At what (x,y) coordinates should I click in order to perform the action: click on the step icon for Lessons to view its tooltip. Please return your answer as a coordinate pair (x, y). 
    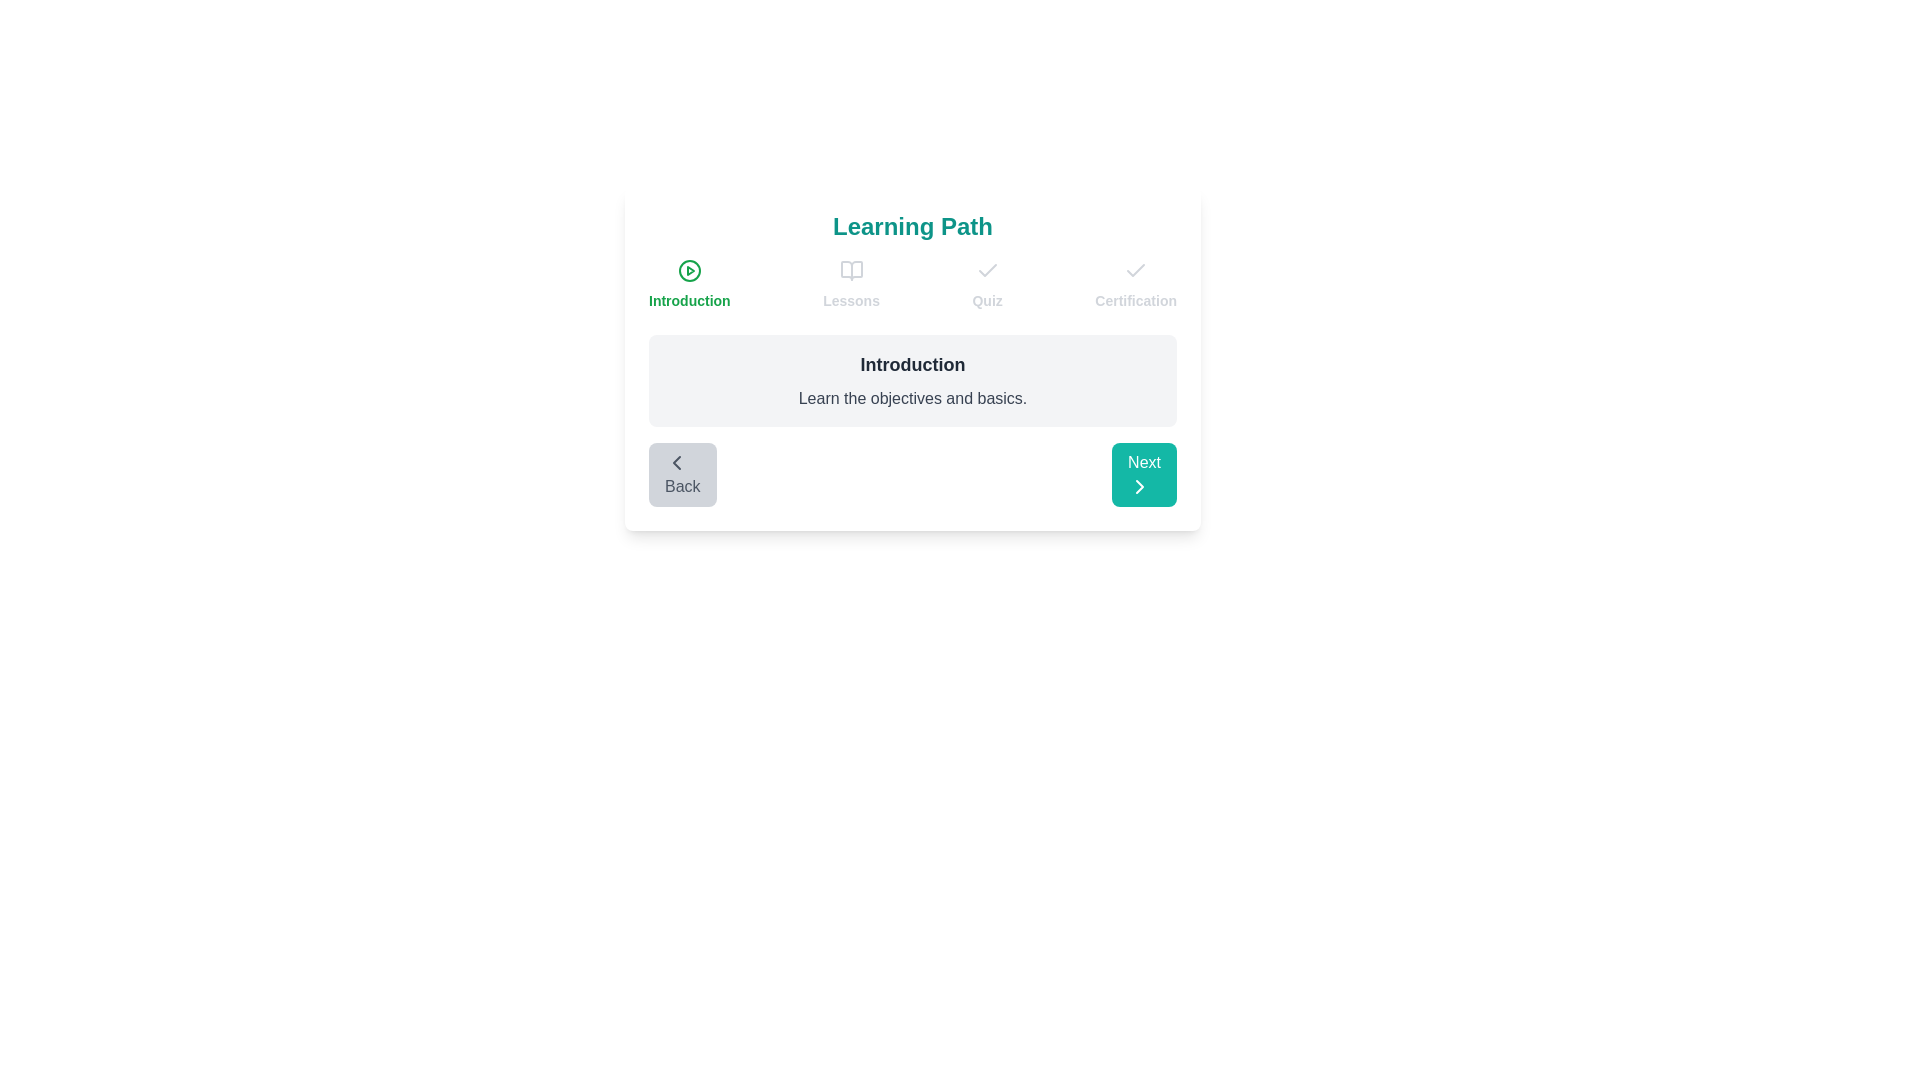
    Looking at the image, I should click on (851, 270).